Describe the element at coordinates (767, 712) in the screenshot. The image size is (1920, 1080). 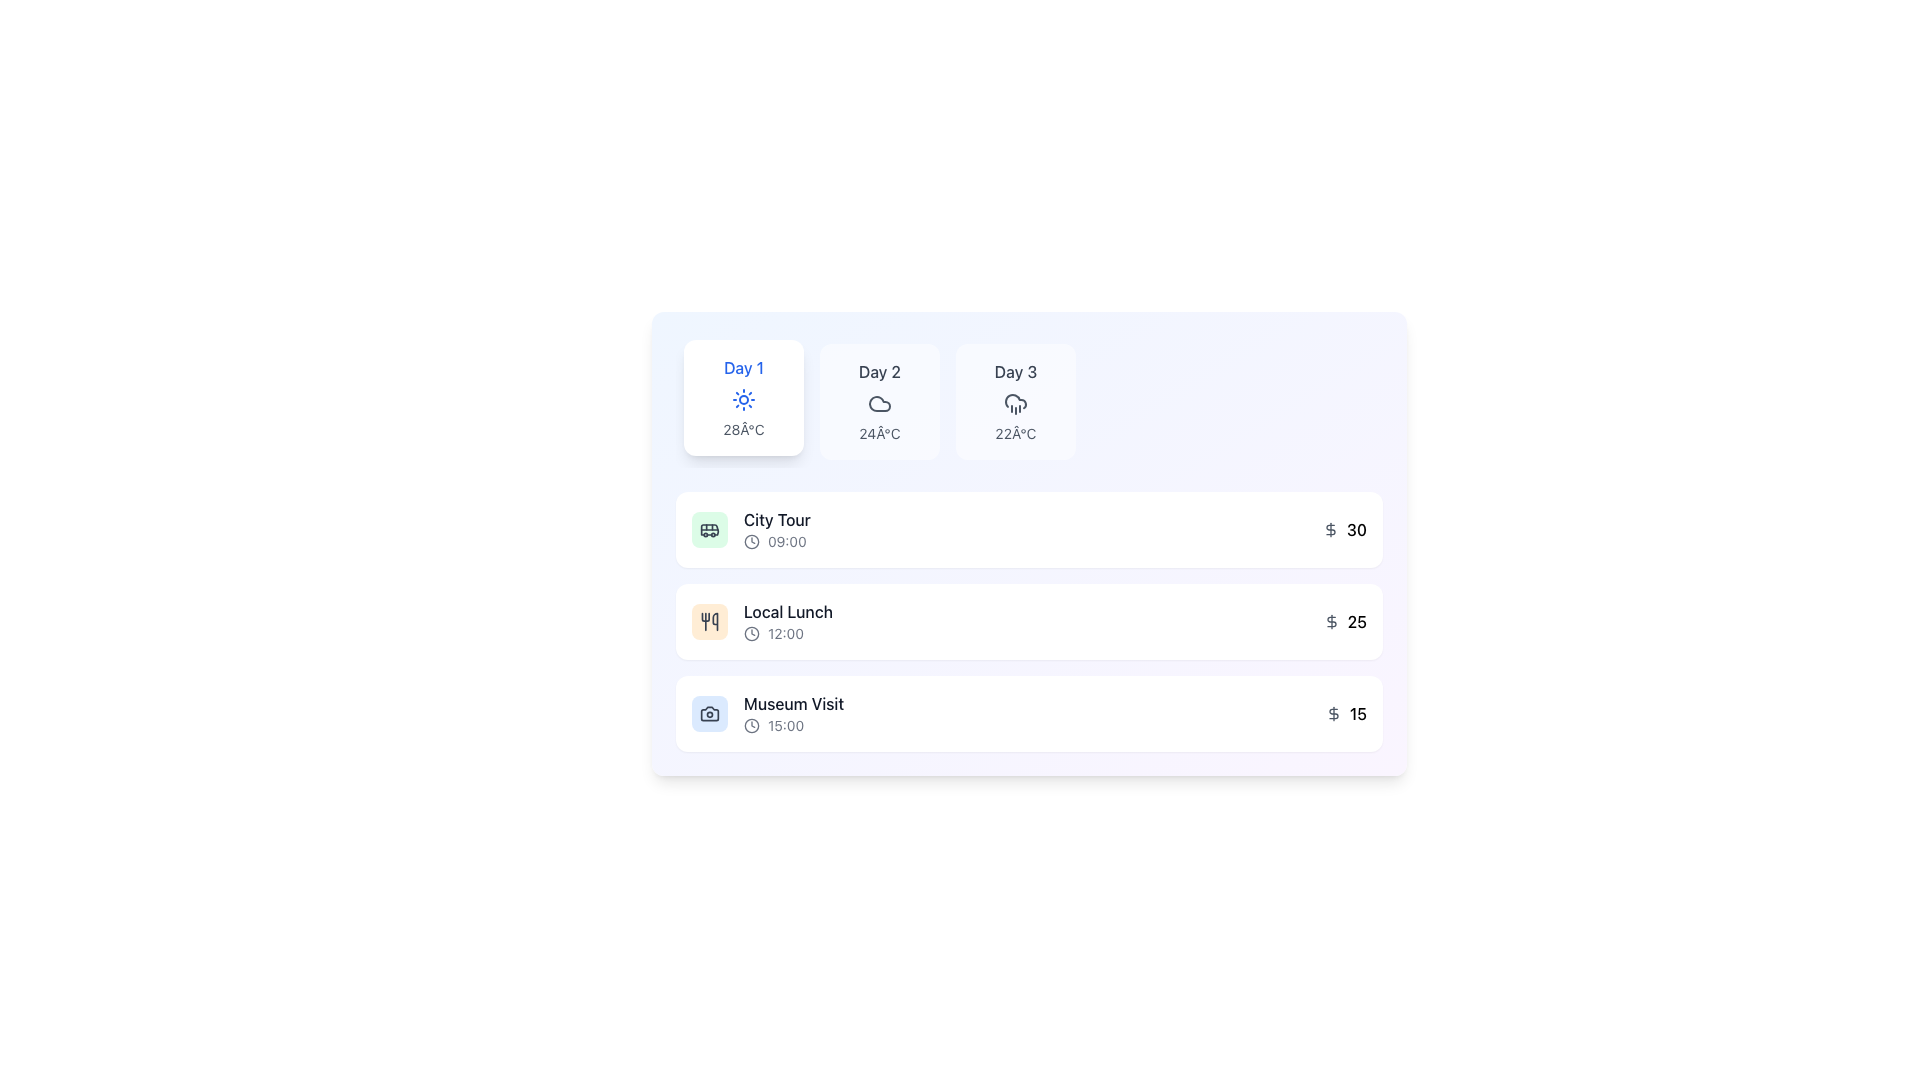
I see `title 'Museum Visit' and the time '15:00' from the third list item in the vertical activities list` at that location.